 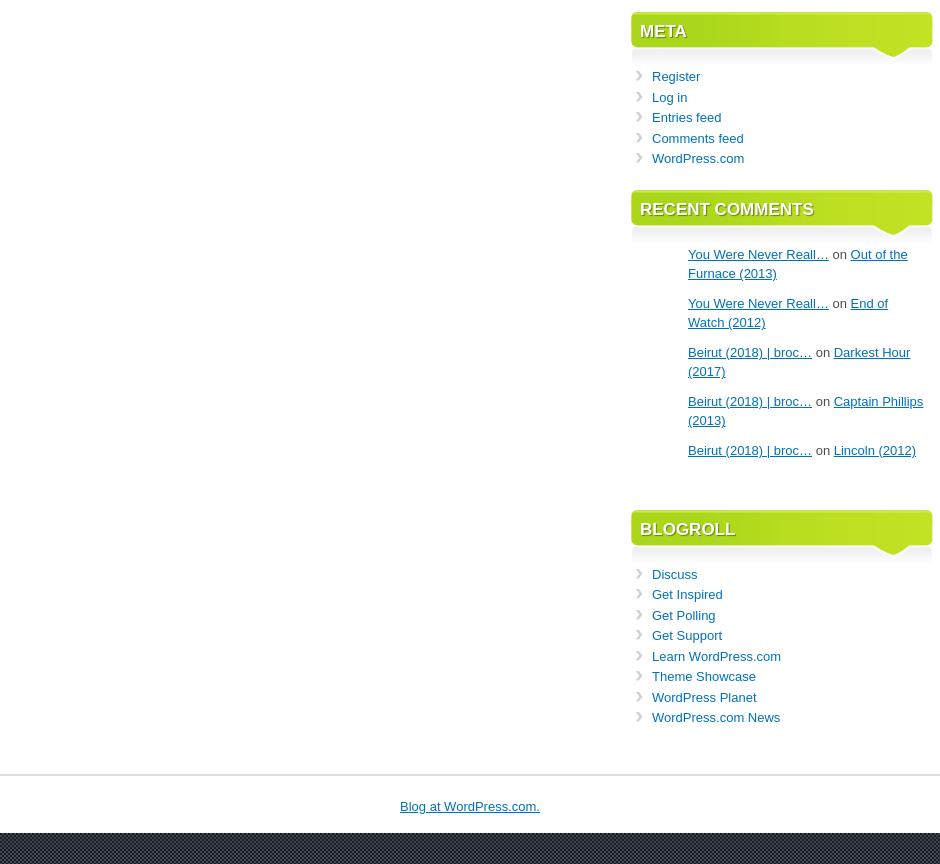 I want to click on 'Theme Showcase', so click(x=702, y=676).